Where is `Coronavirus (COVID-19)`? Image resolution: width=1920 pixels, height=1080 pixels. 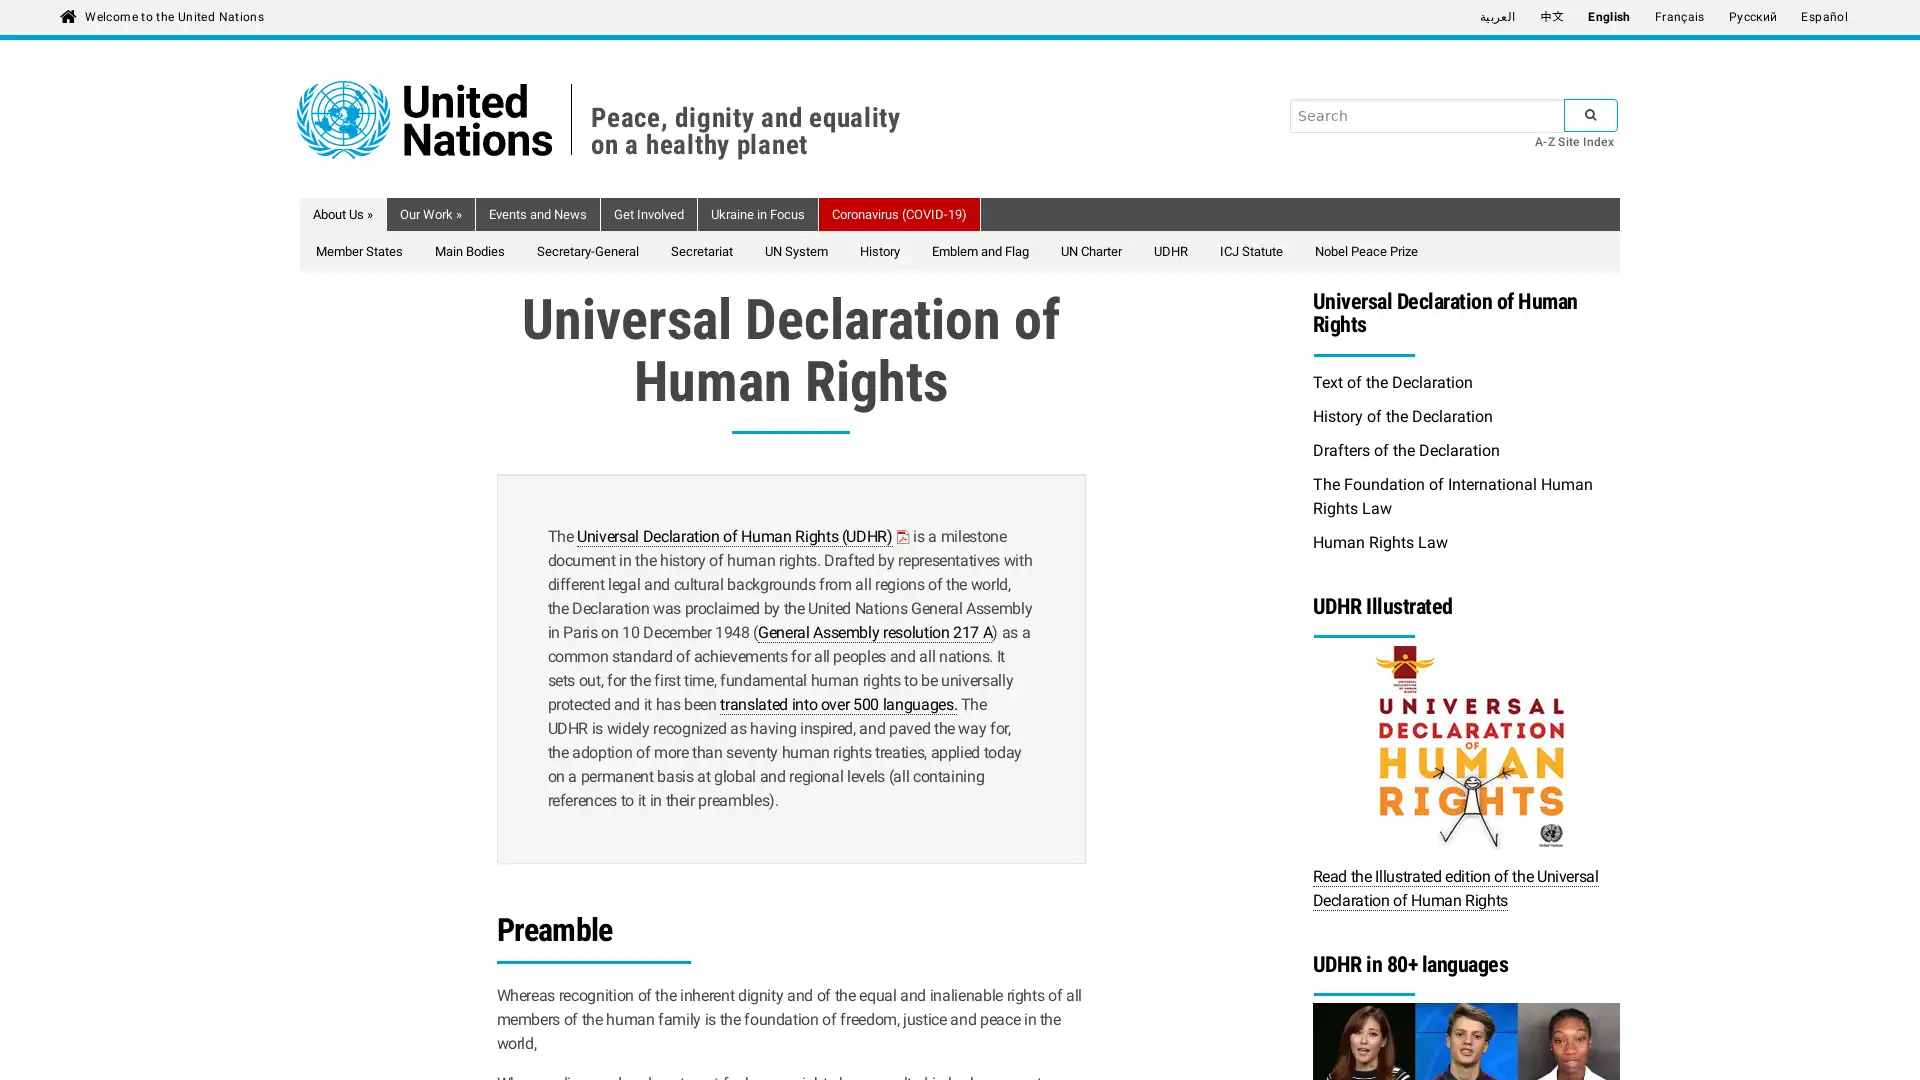
Coronavirus (COVID-19) is located at coordinates (899, 213).